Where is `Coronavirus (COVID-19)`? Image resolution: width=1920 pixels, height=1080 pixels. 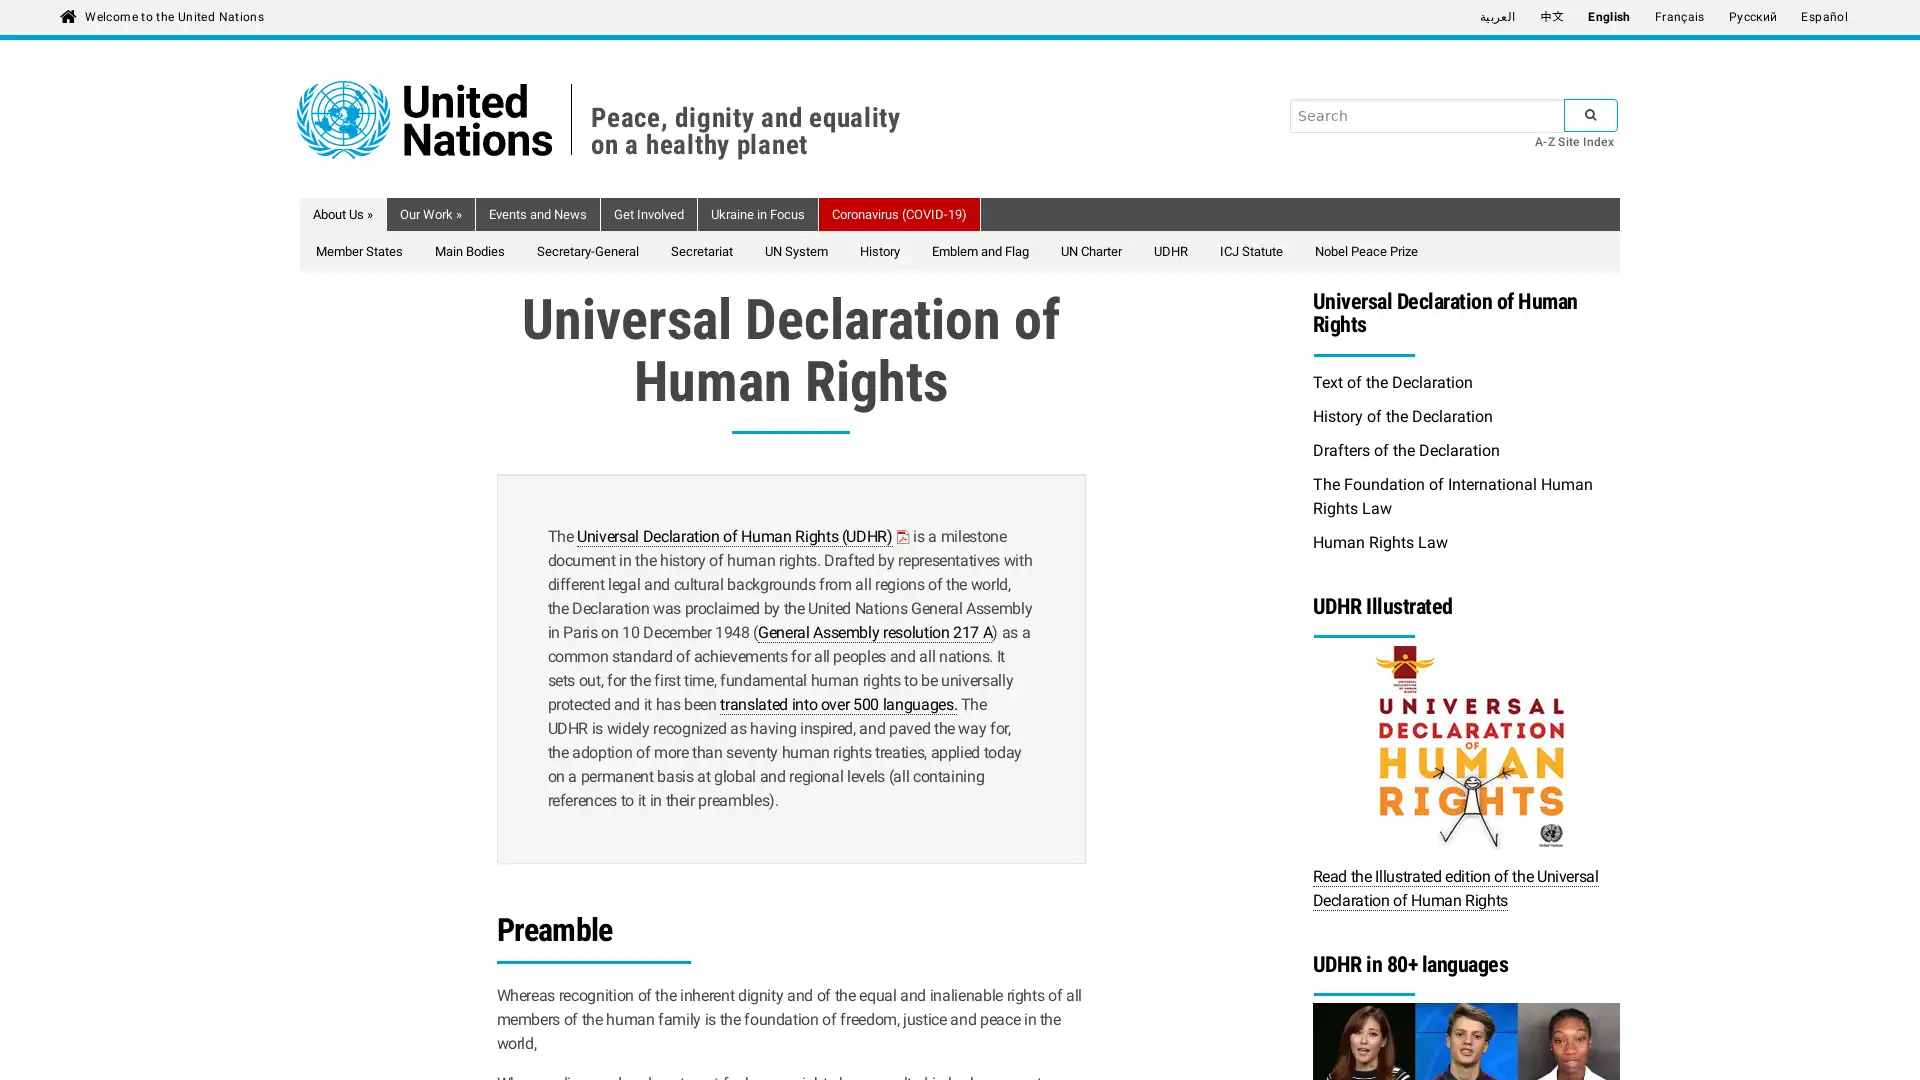
Coronavirus (COVID-19) is located at coordinates (899, 213).